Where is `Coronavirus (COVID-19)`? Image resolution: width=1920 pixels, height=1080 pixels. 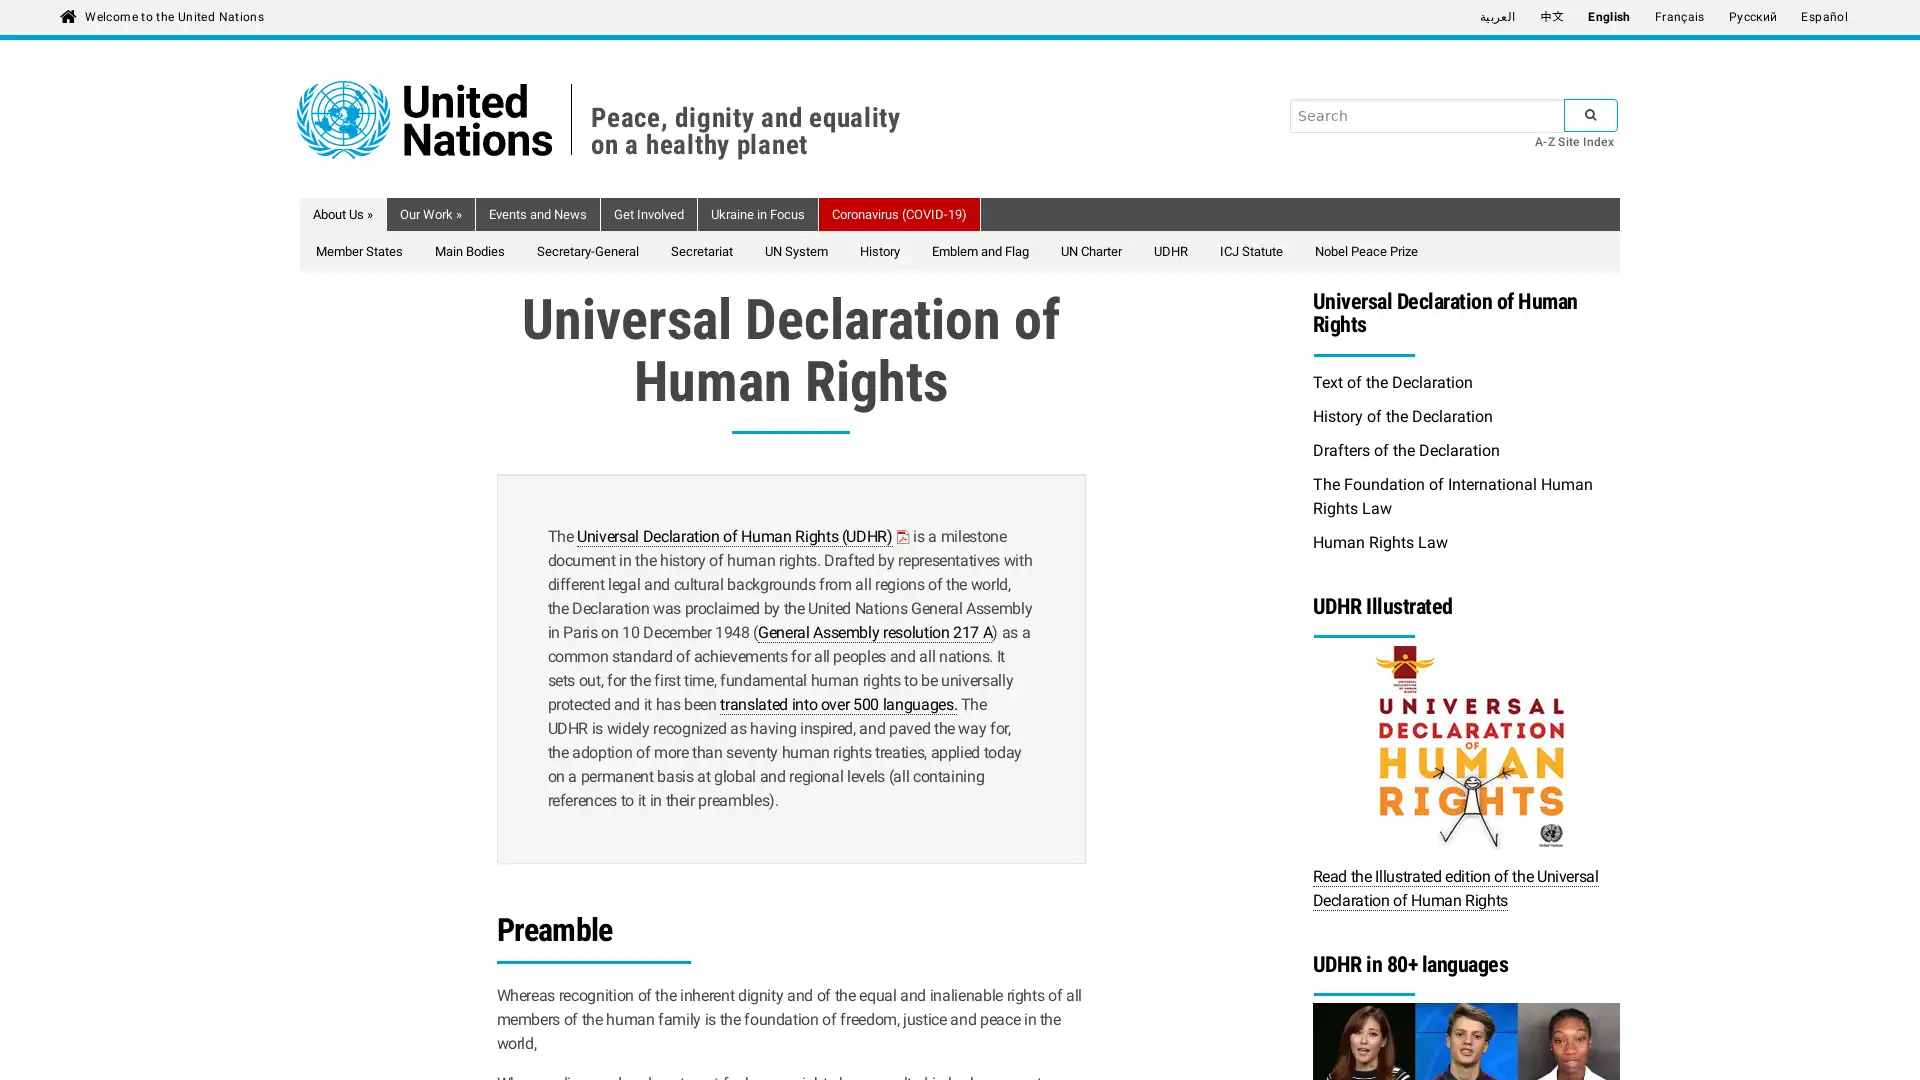
Coronavirus (COVID-19) is located at coordinates (899, 213).